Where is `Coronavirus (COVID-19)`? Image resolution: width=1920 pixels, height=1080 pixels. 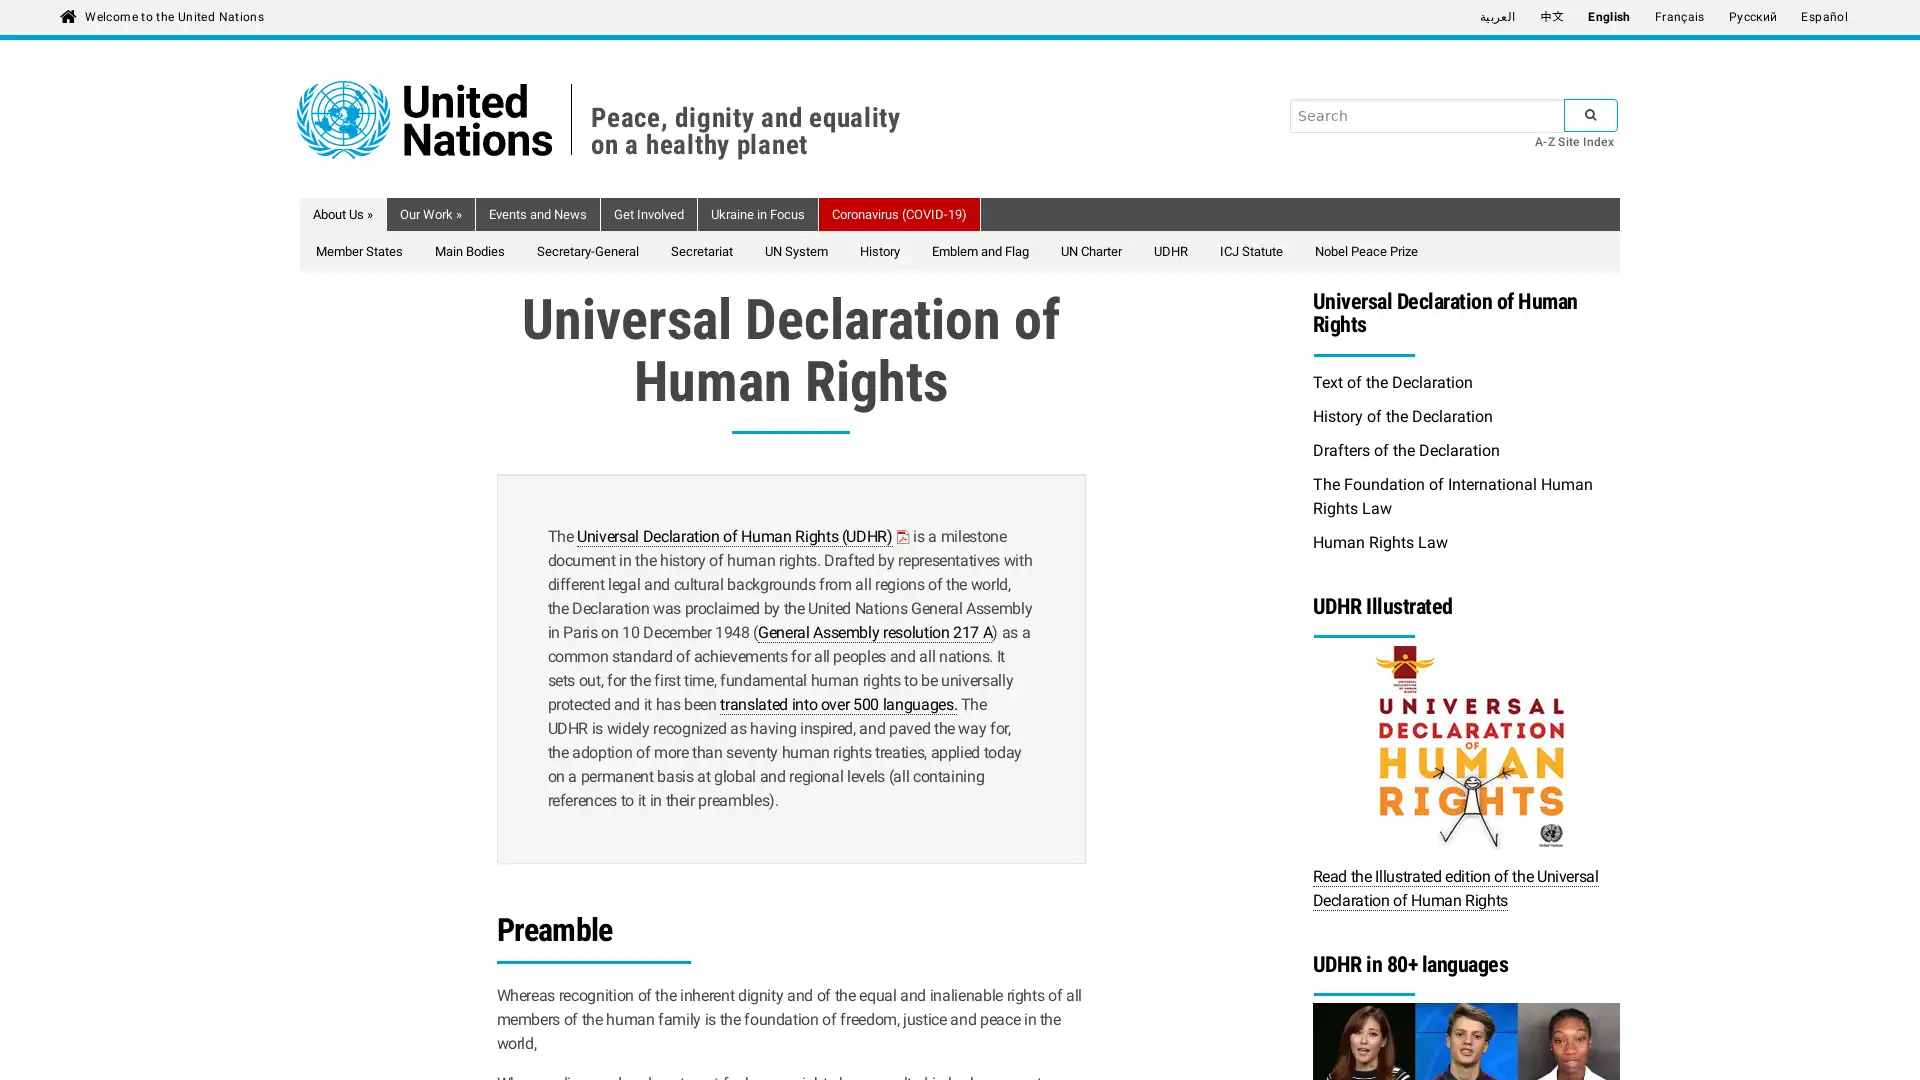
Coronavirus (COVID-19) is located at coordinates (899, 213).